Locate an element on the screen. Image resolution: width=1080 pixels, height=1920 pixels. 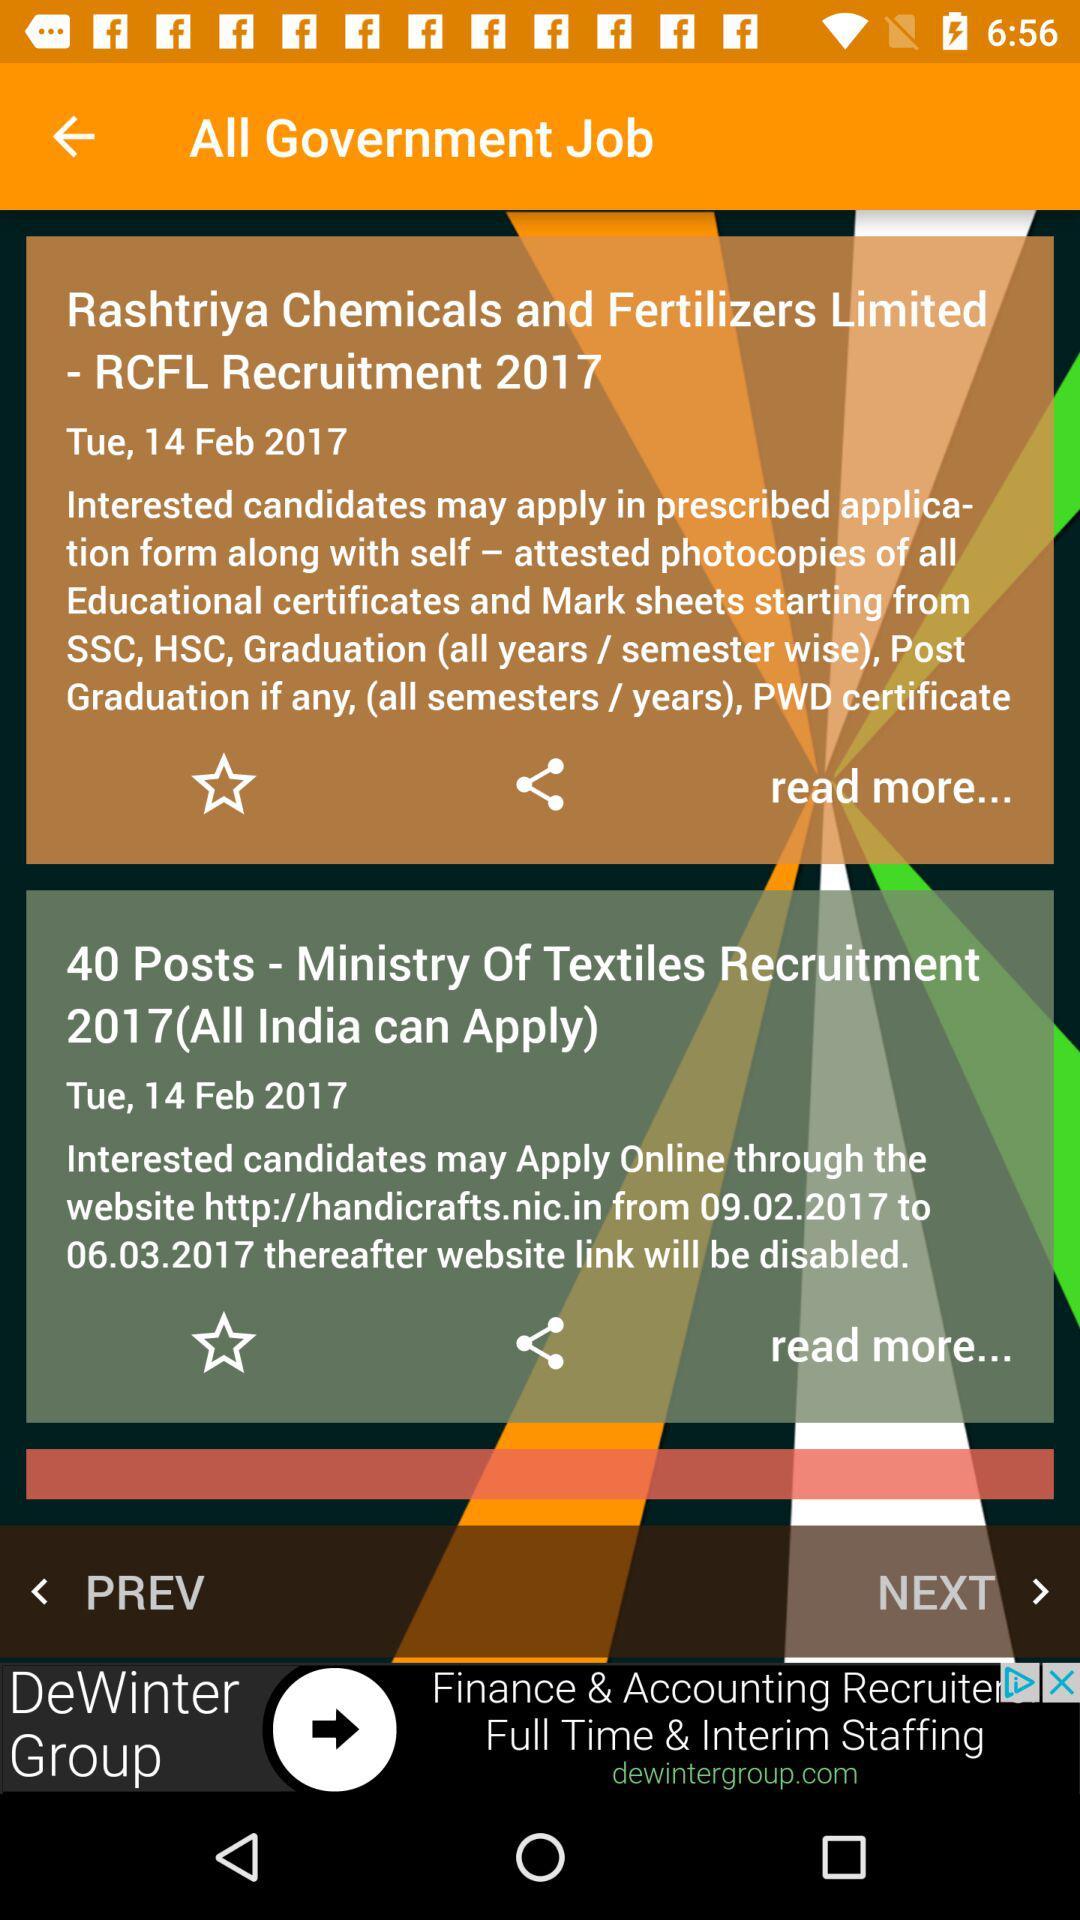
the advertisement is located at coordinates (540, 1727).